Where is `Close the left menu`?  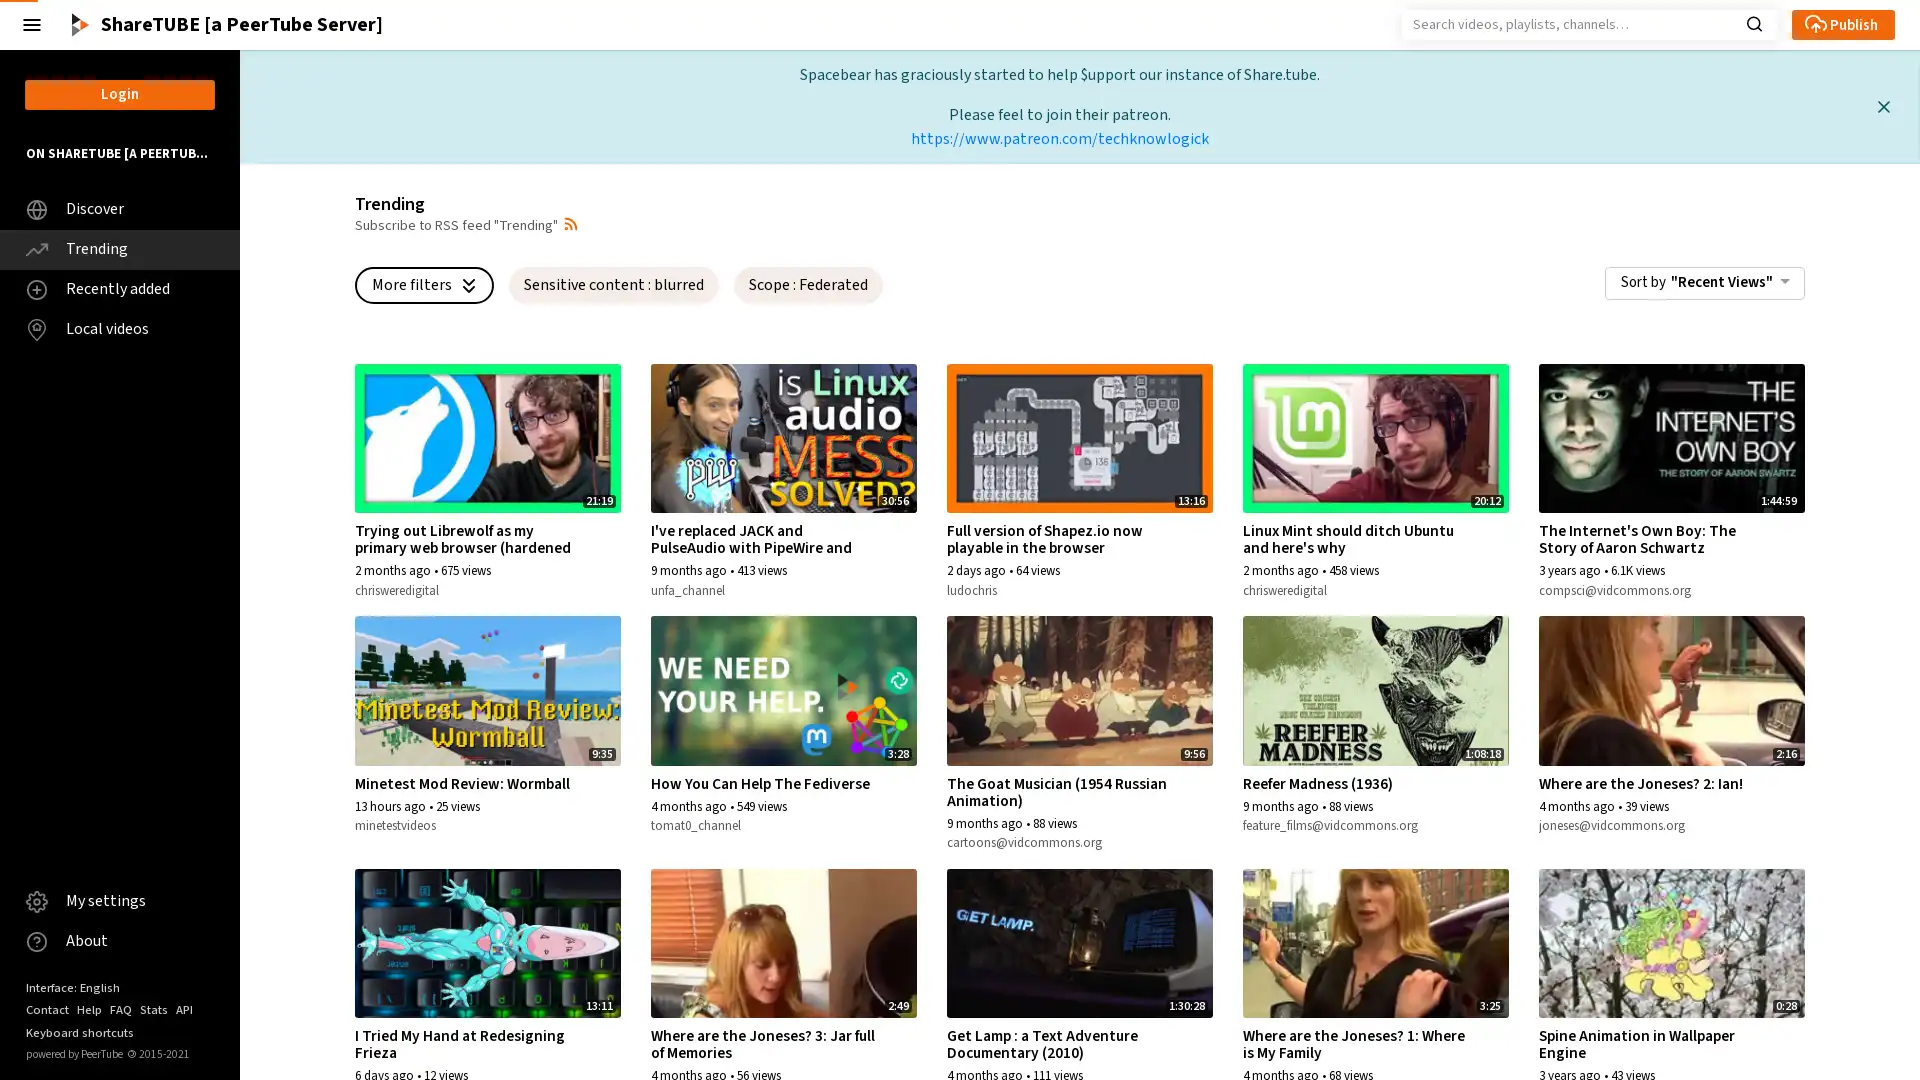 Close the left menu is located at coordinates (32, 24).